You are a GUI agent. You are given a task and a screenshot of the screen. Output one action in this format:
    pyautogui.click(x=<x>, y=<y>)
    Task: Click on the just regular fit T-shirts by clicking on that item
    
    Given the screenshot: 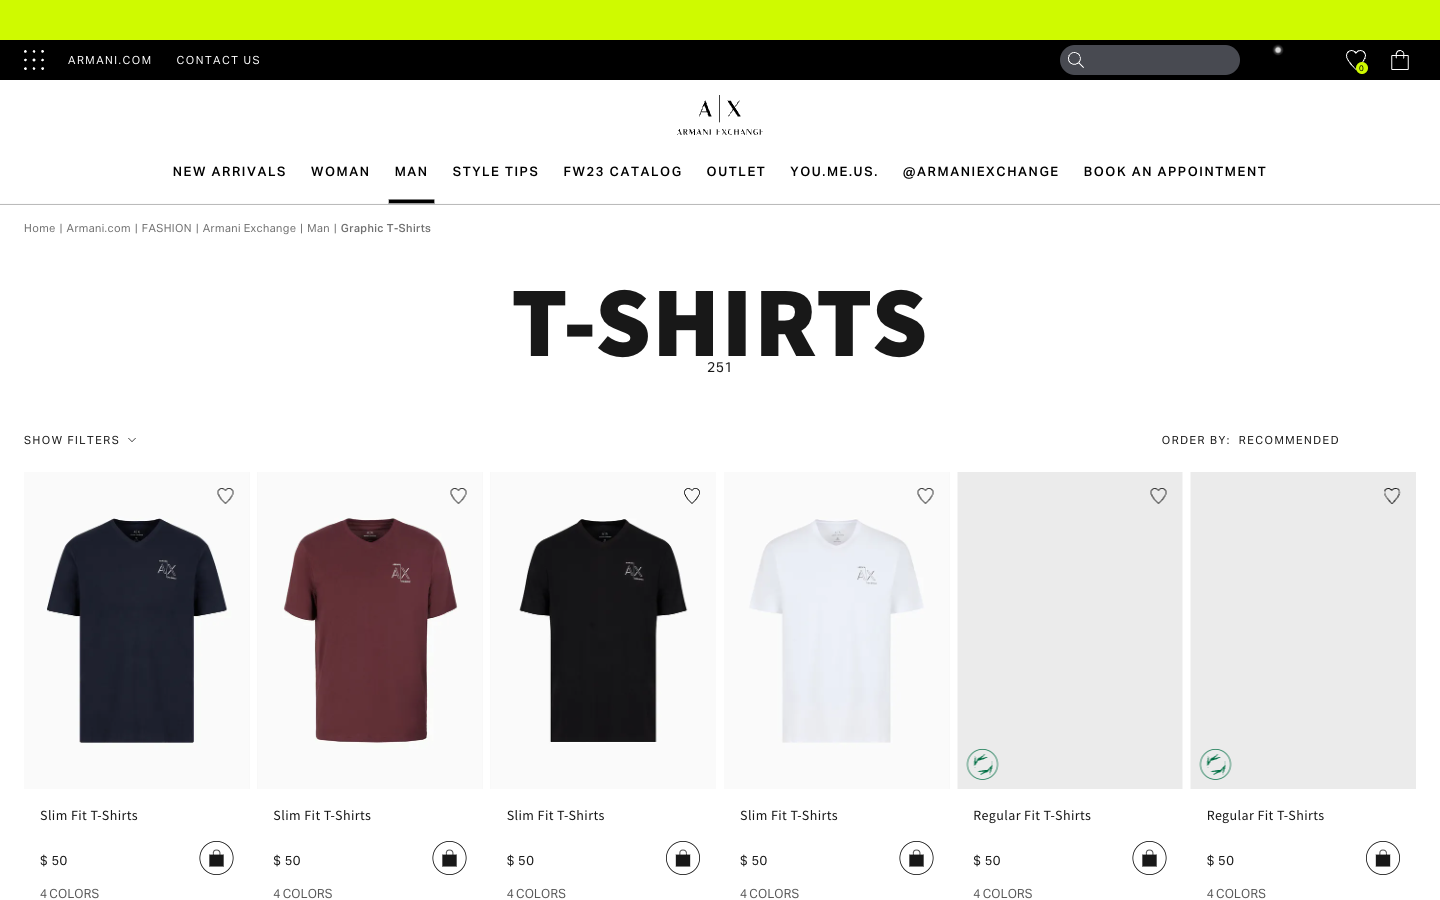 What is the action you would take?
    pyautogui.click(x=1070, y=822)
    